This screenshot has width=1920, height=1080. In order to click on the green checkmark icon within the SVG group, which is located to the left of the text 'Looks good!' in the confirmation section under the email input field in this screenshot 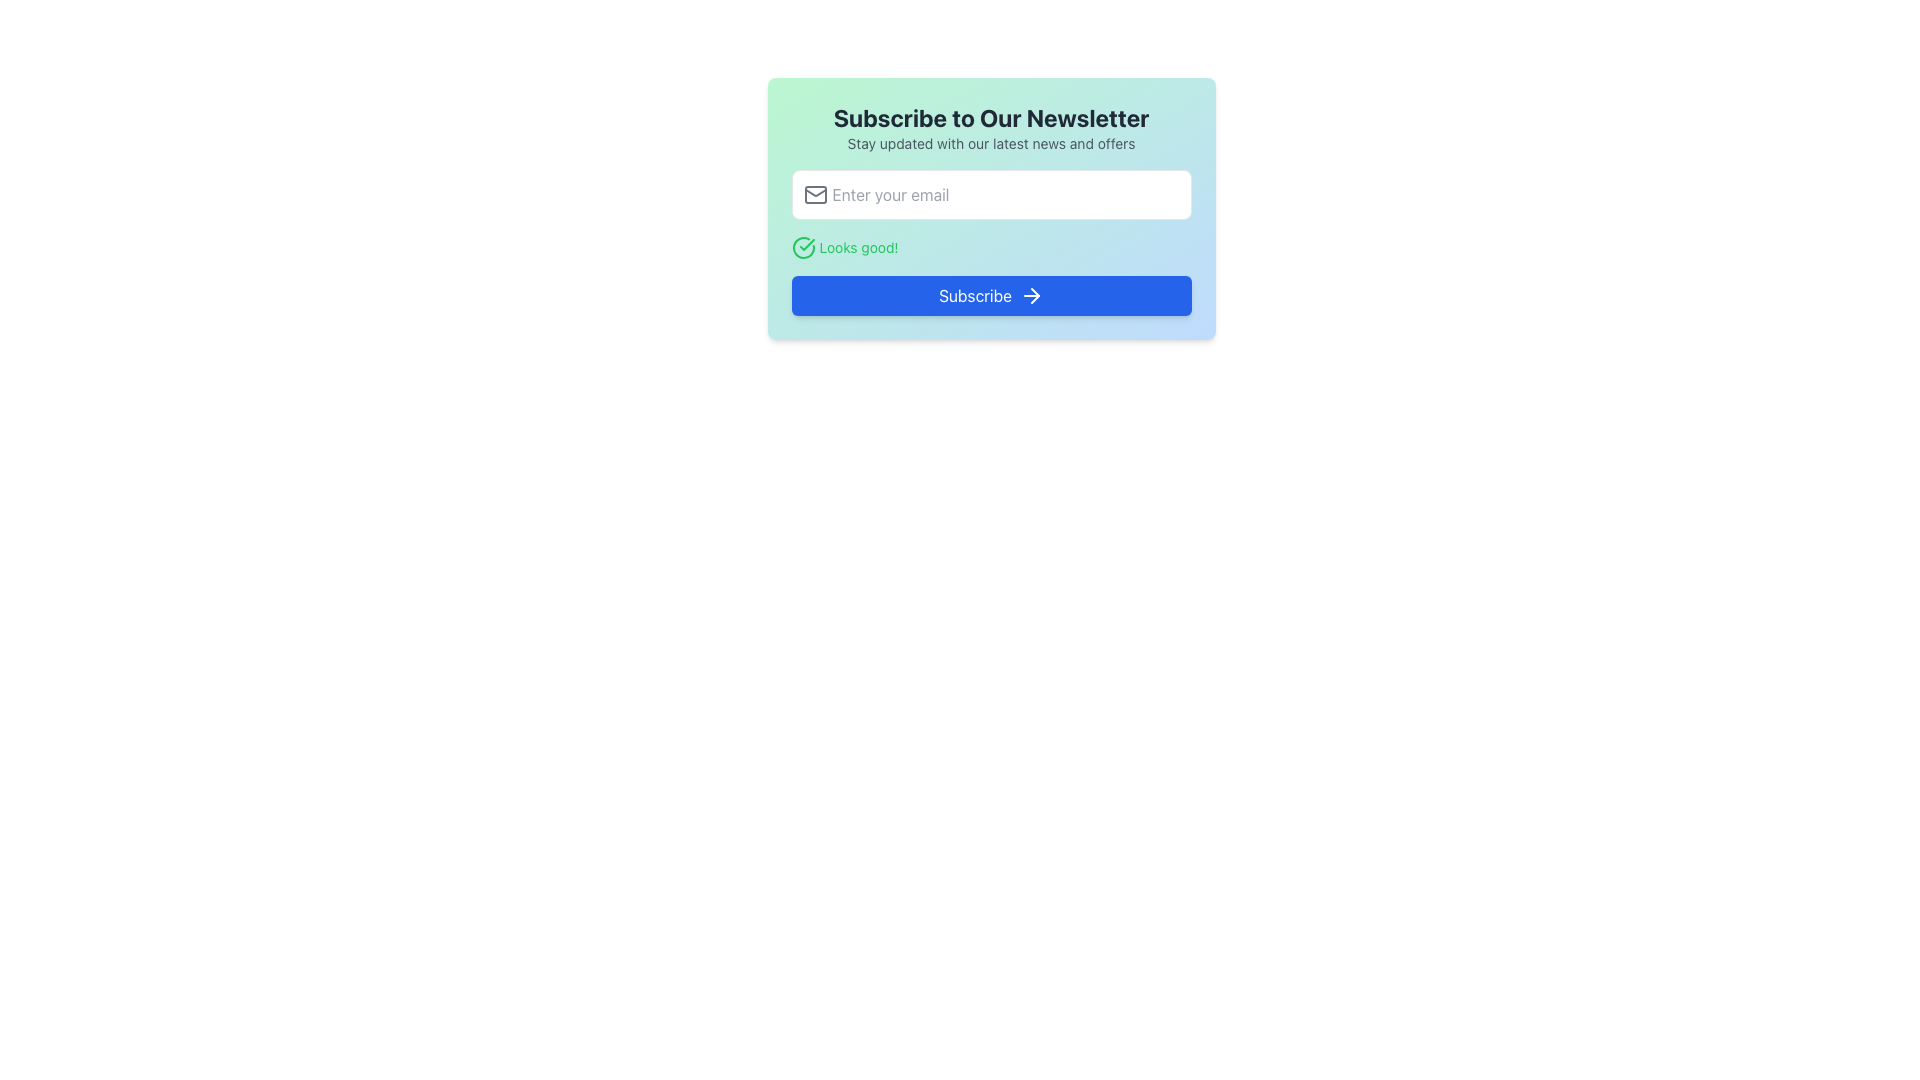, I will do `click(806, 244)`.